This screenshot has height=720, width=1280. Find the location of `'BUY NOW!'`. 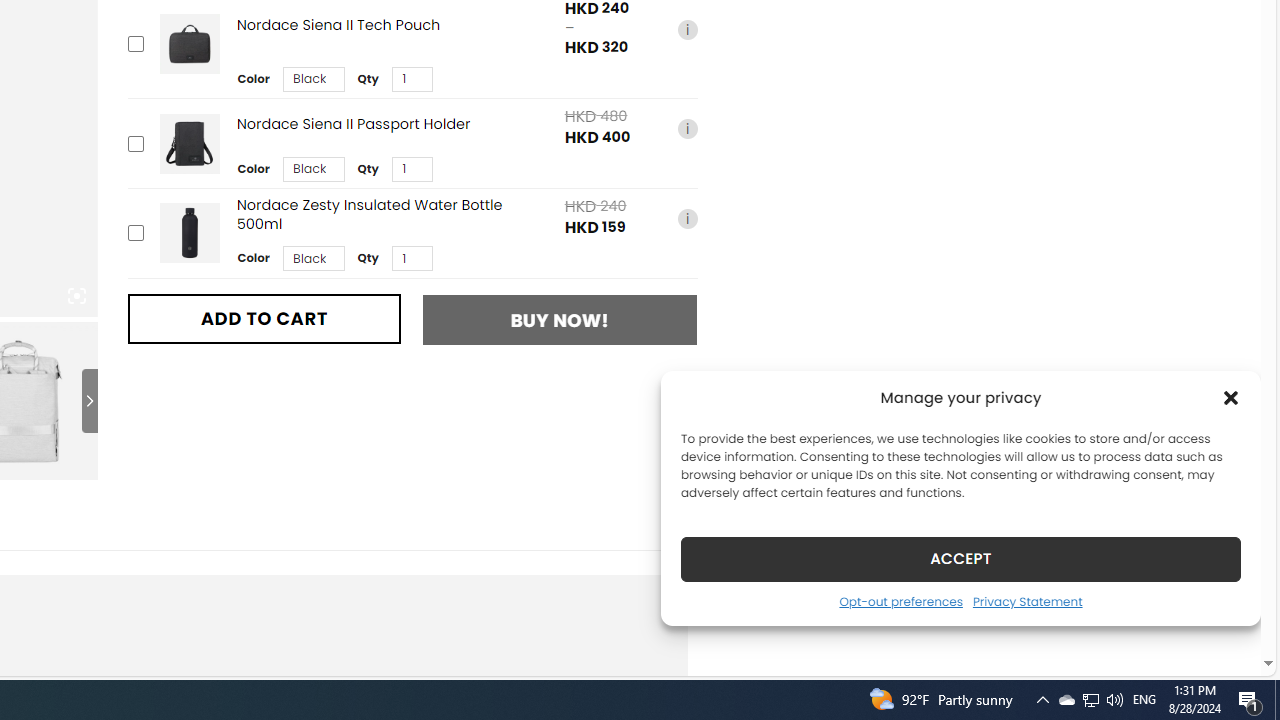

'BUY NOW!' is located at coordinates (560, 319).